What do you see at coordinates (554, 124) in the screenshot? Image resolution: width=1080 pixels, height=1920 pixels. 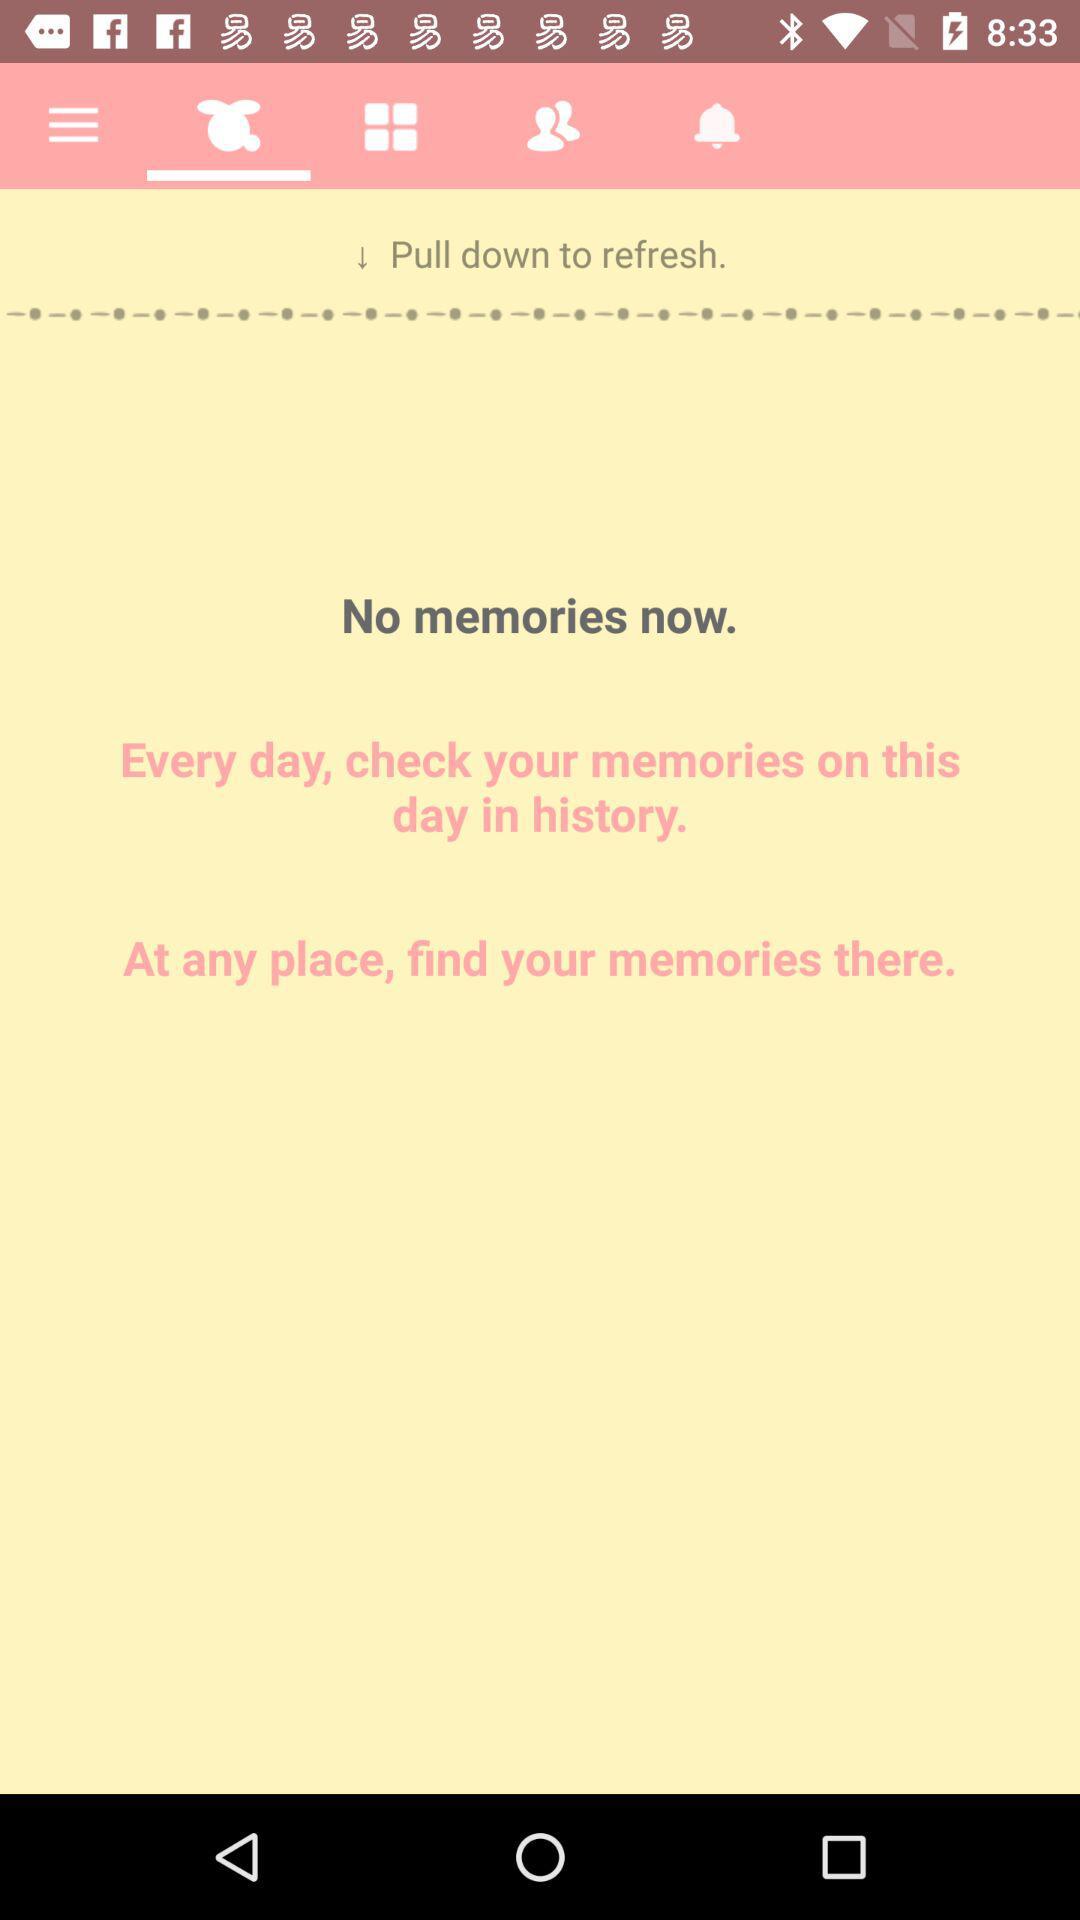 I see `the fourth icon on the first row` at bounding box center [554, 124].